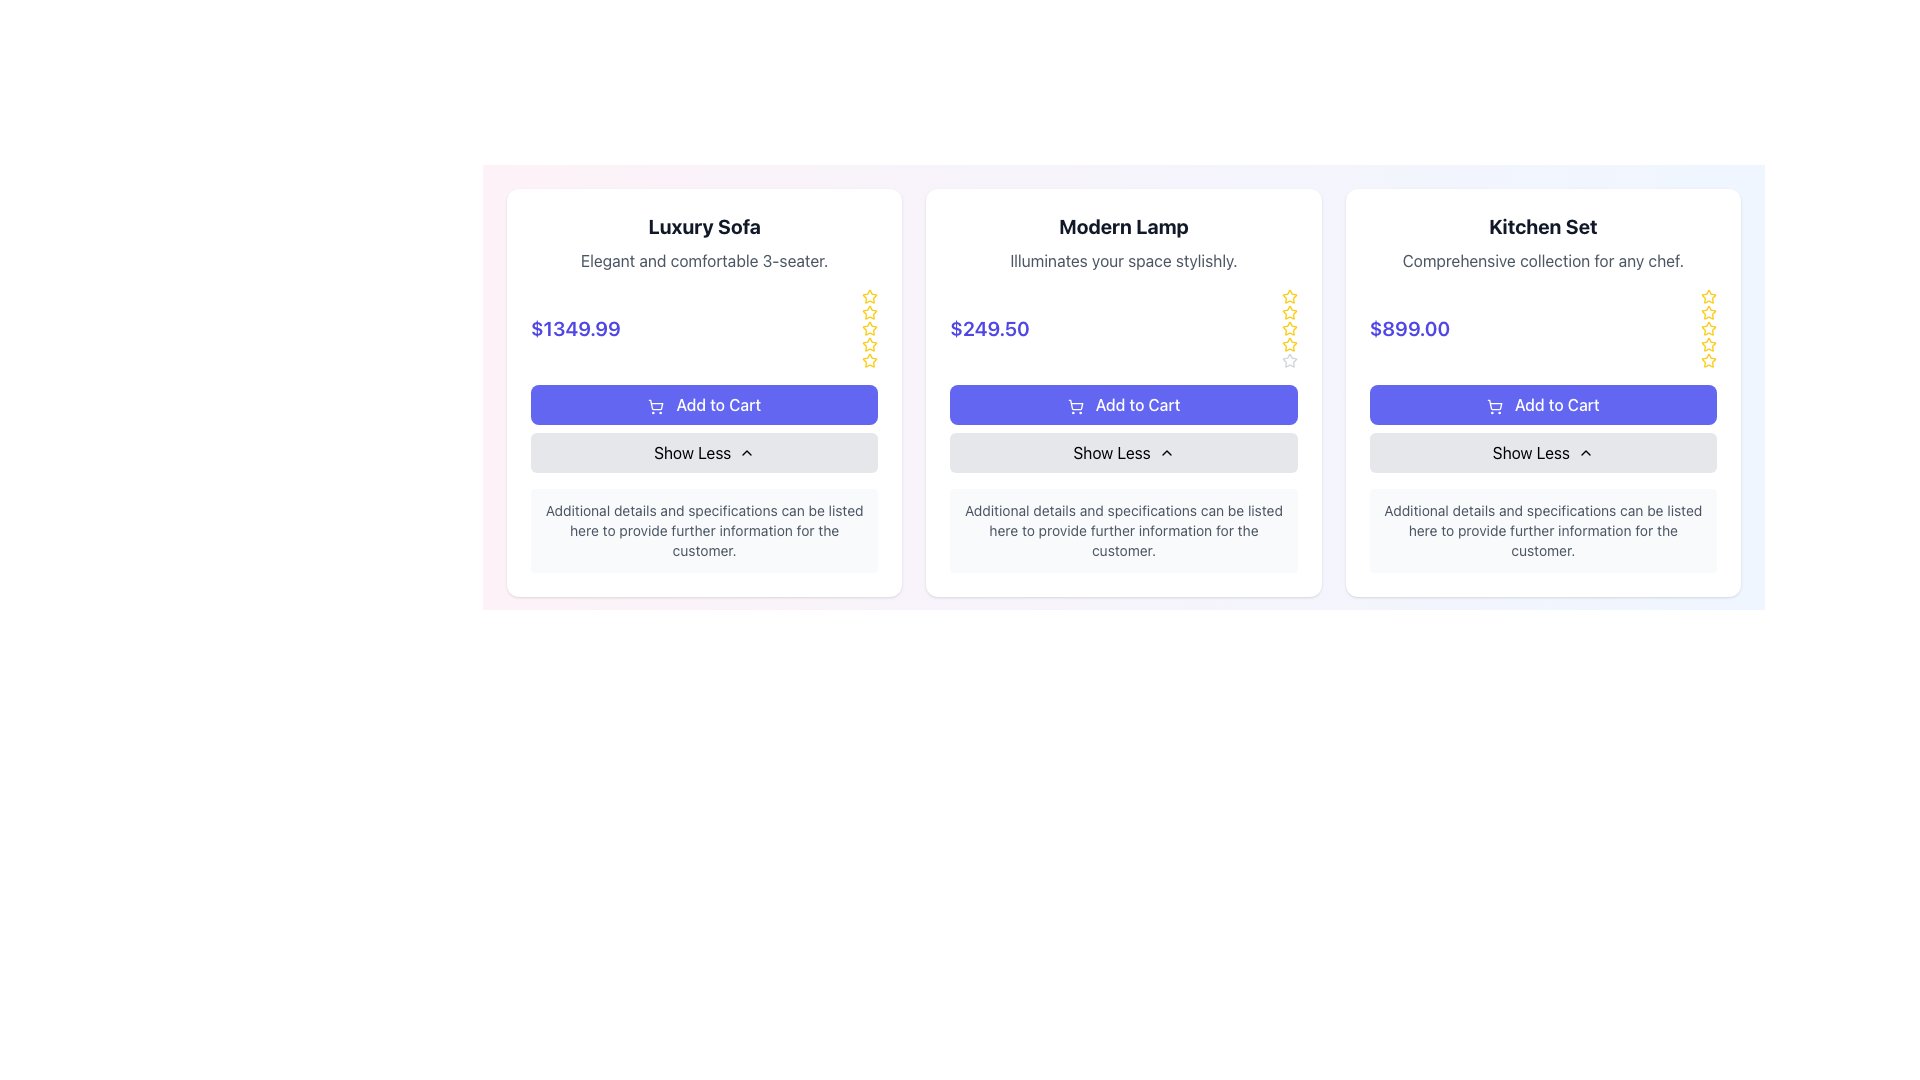 This screenshot has height=1080, width=1920. Describe the element at coordinates (1707, 296) in the screenshot. I see `the first SVG icon styled as a rating star in the rating section of the 'Kitchen Set' product card to assign a one-star rating` at that location.